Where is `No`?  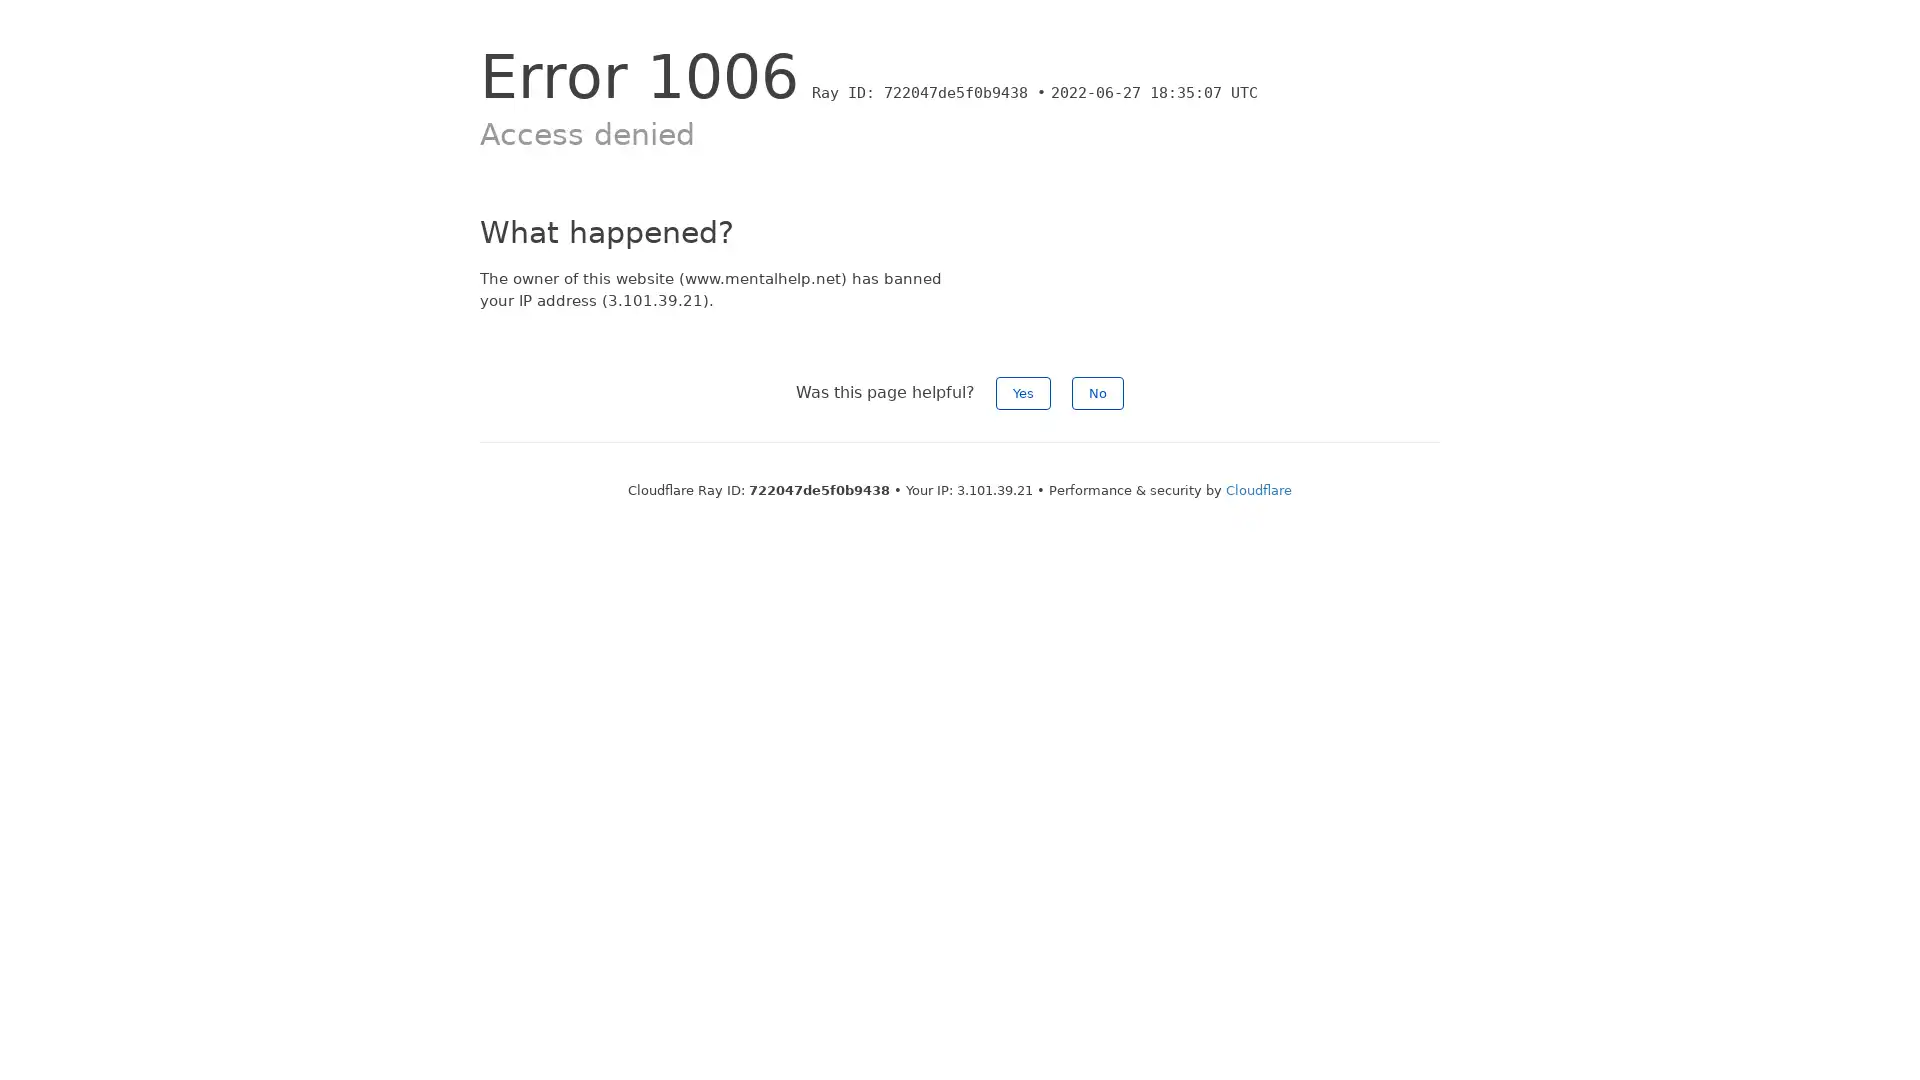 No is located at coordinates (1097, 392).